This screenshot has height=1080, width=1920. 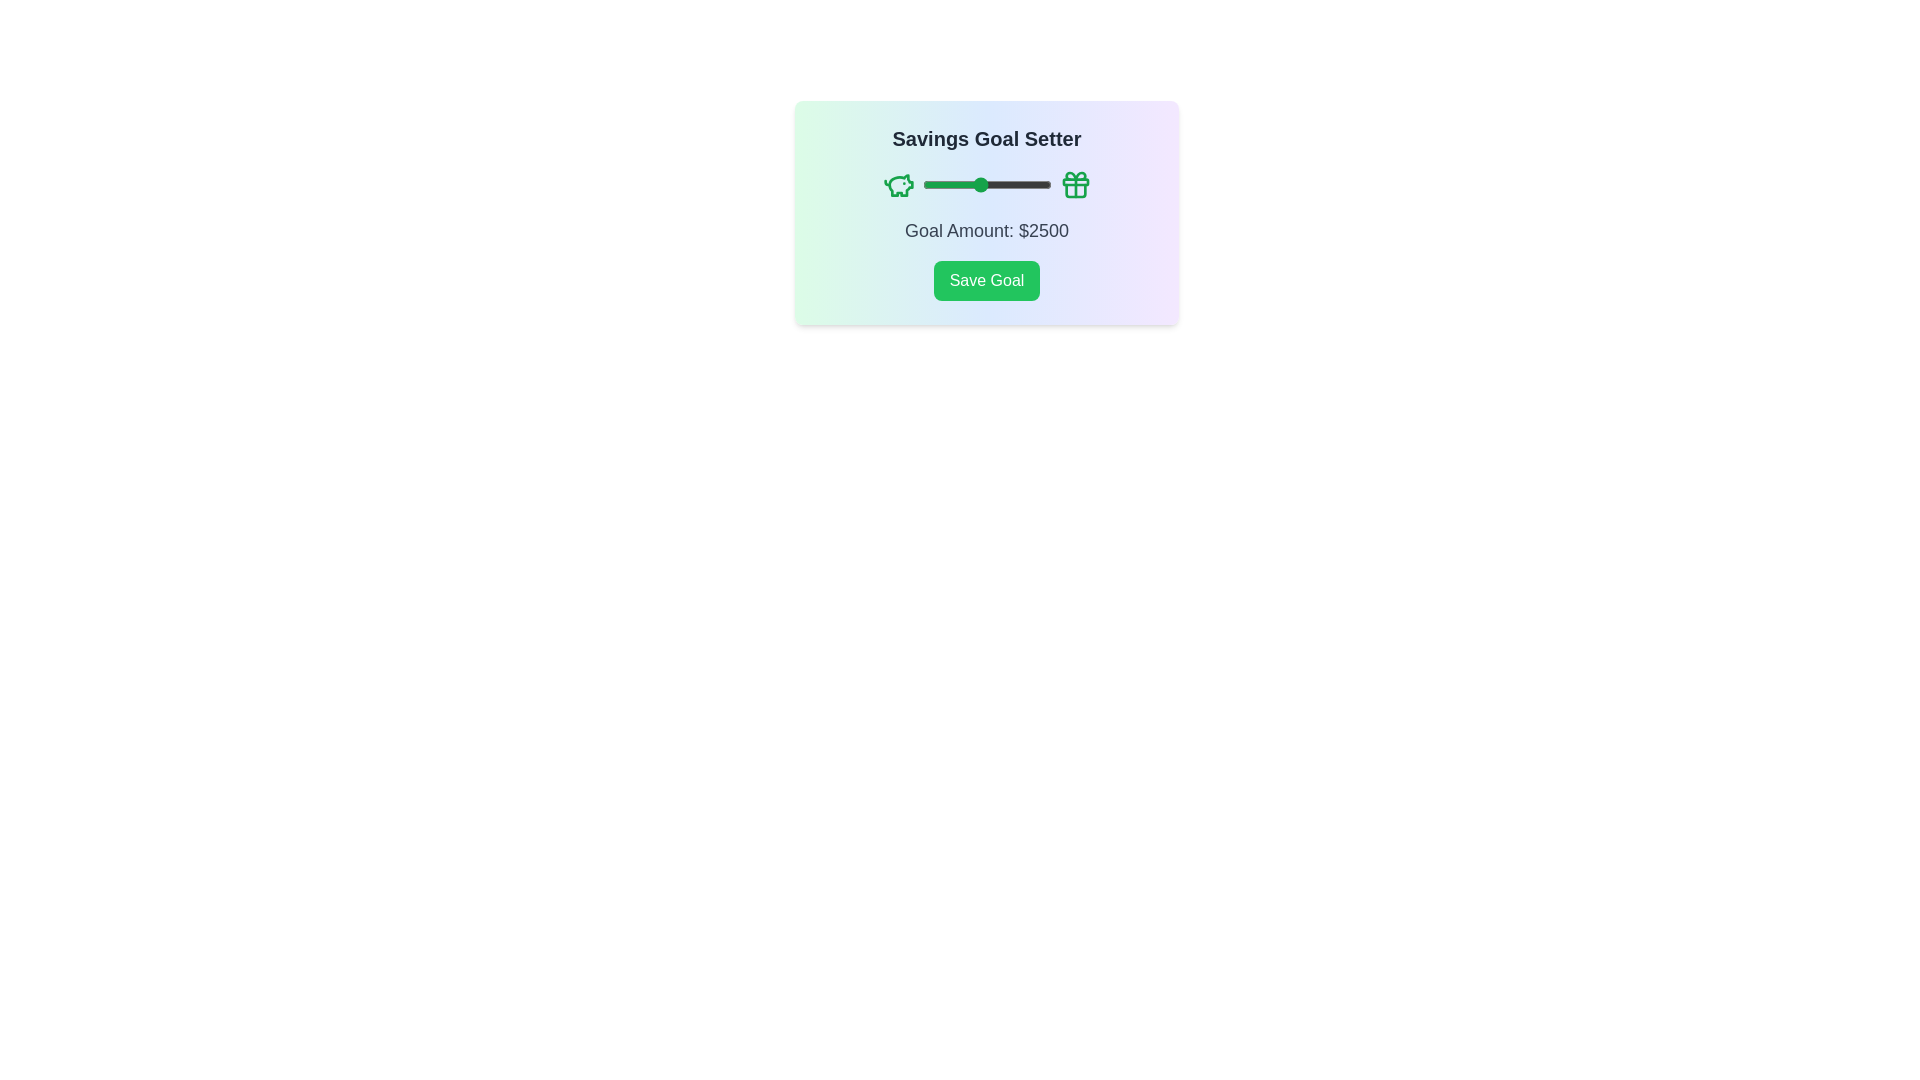 What do you see at coordinates (982, 185) in the screenshot?
I see `the savings goal slider to 2602 by dragging it` at bounding box center [982, 185].